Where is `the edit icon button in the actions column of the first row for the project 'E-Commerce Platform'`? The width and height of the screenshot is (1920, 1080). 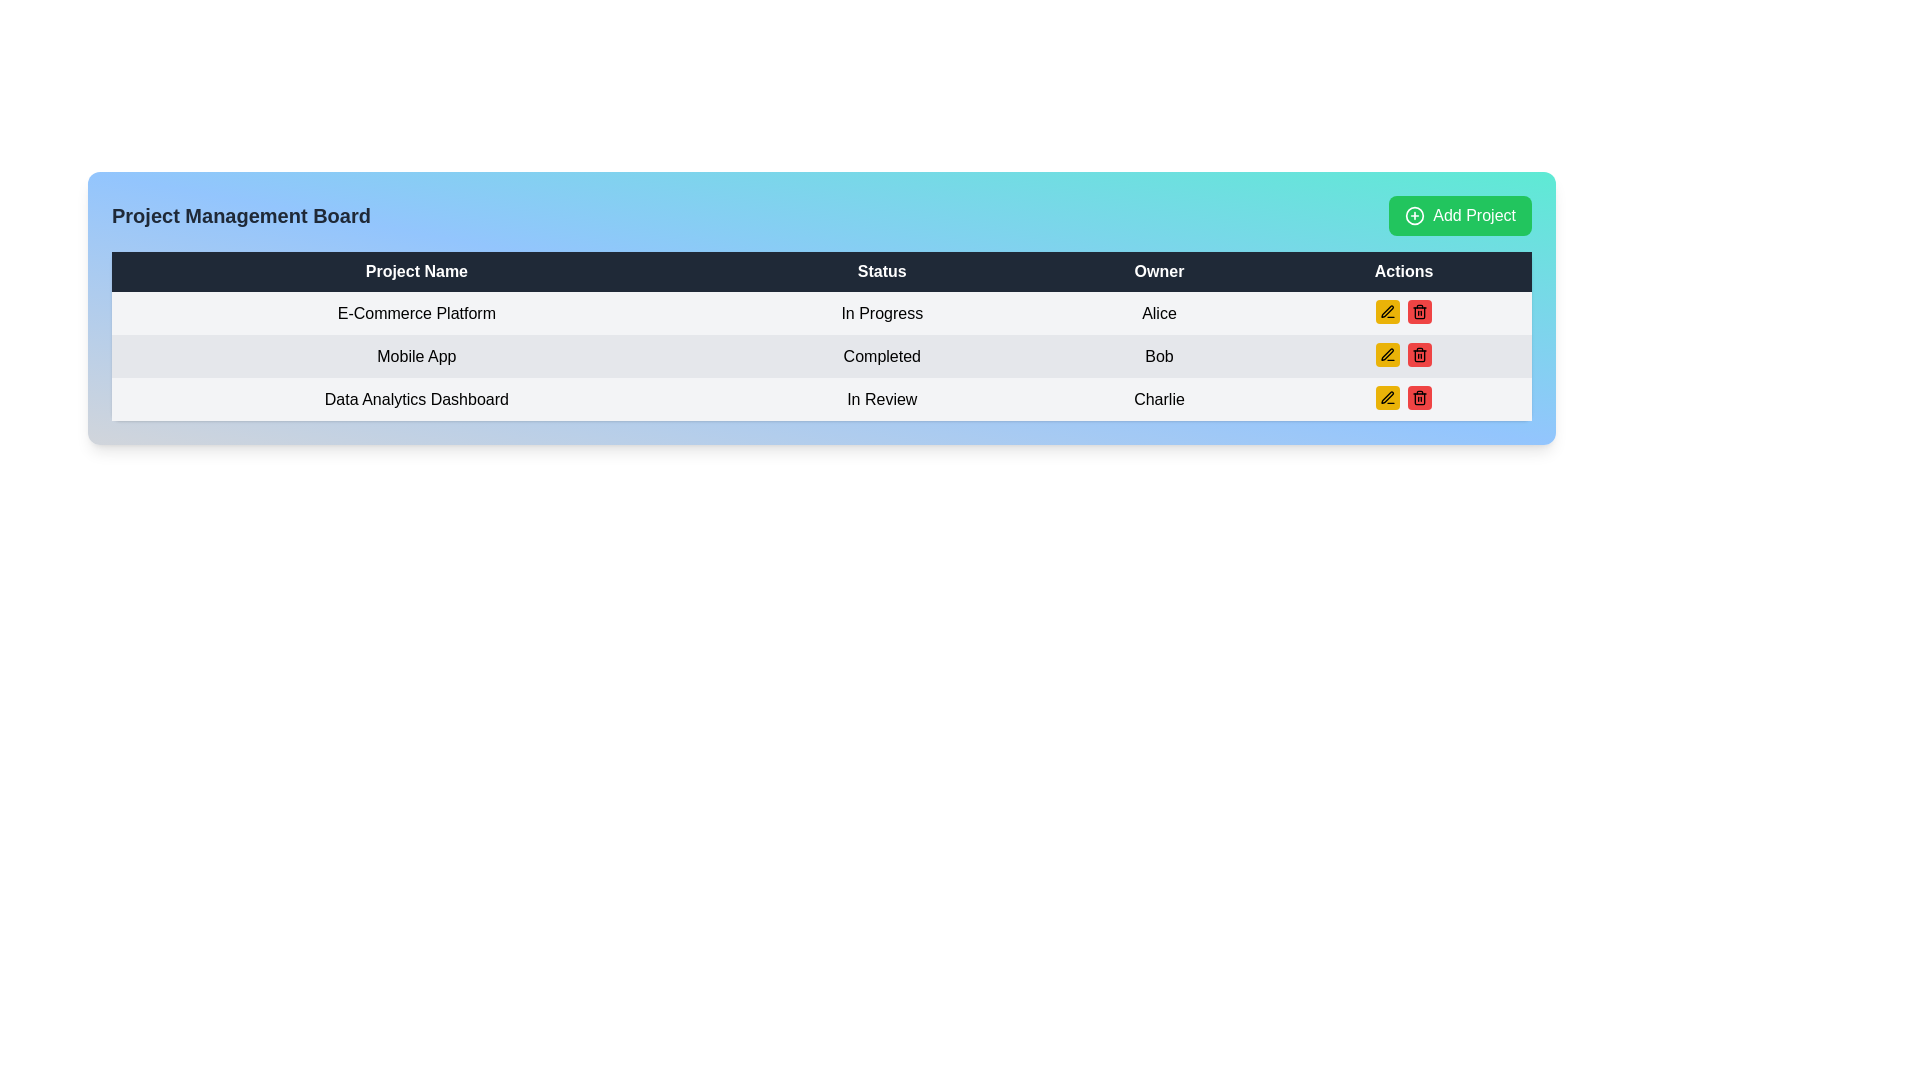
the edit icon button in the actions column of the first row for the project 'E-Commerce Platform' is located at coordinates (1386, 312).